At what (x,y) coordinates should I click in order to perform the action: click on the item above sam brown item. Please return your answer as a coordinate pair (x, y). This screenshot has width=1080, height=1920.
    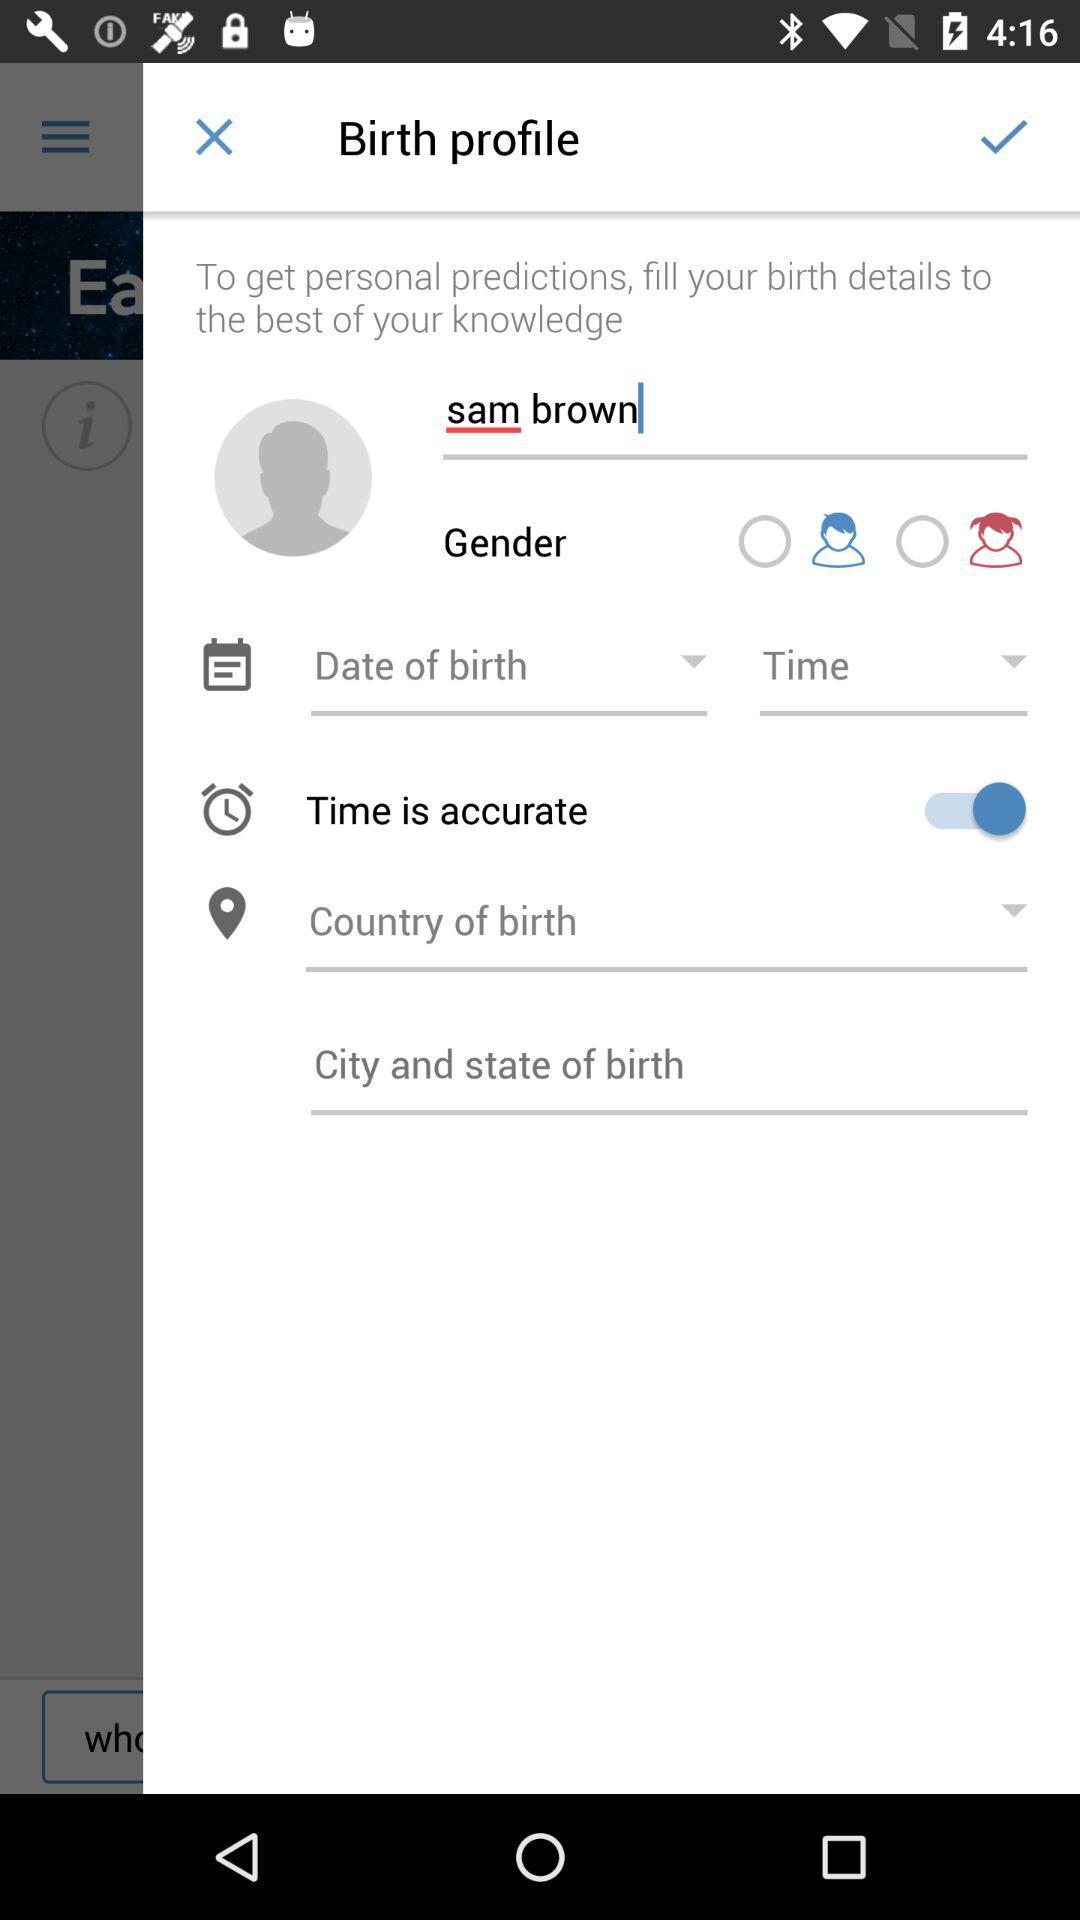
    Looking at the image, I should click on (610, 276).